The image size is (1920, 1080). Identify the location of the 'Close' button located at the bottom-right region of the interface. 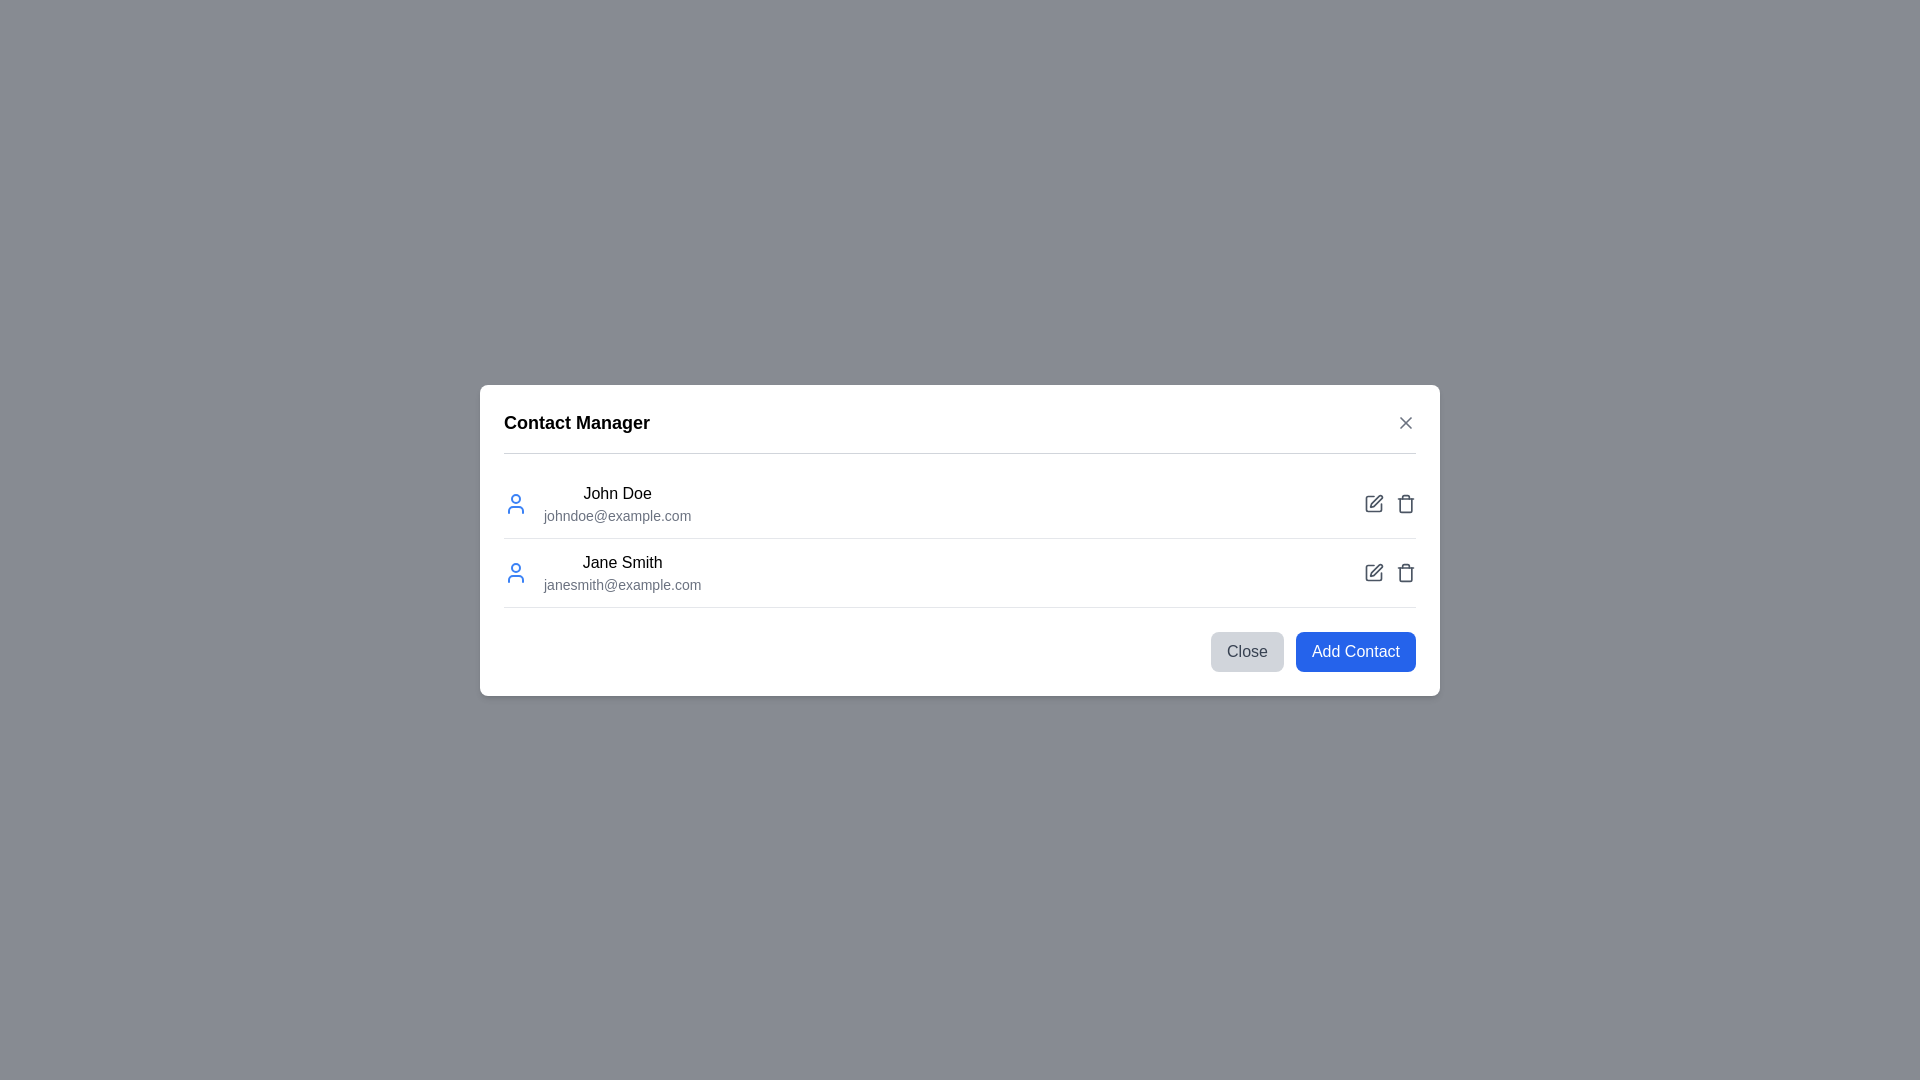
(1246, 651).